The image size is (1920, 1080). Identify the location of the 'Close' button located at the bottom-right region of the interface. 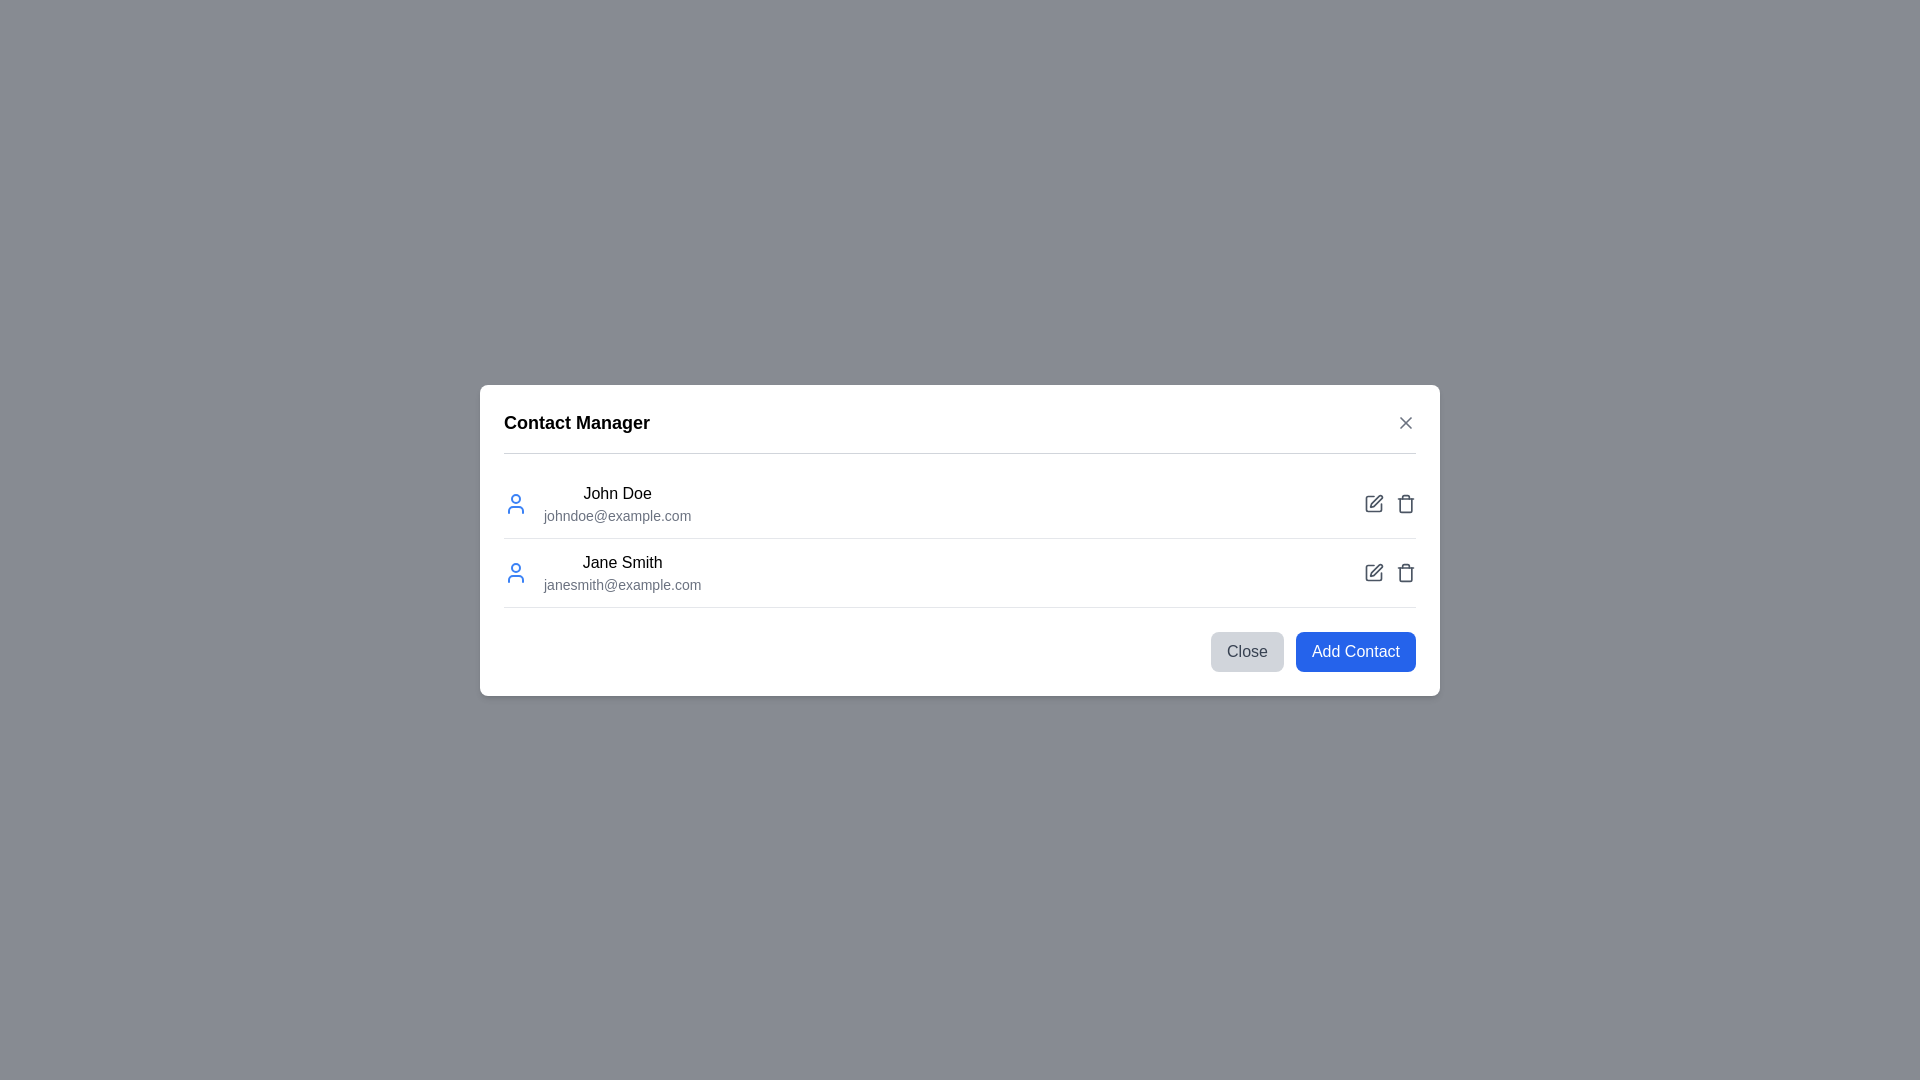
(1246, 651).